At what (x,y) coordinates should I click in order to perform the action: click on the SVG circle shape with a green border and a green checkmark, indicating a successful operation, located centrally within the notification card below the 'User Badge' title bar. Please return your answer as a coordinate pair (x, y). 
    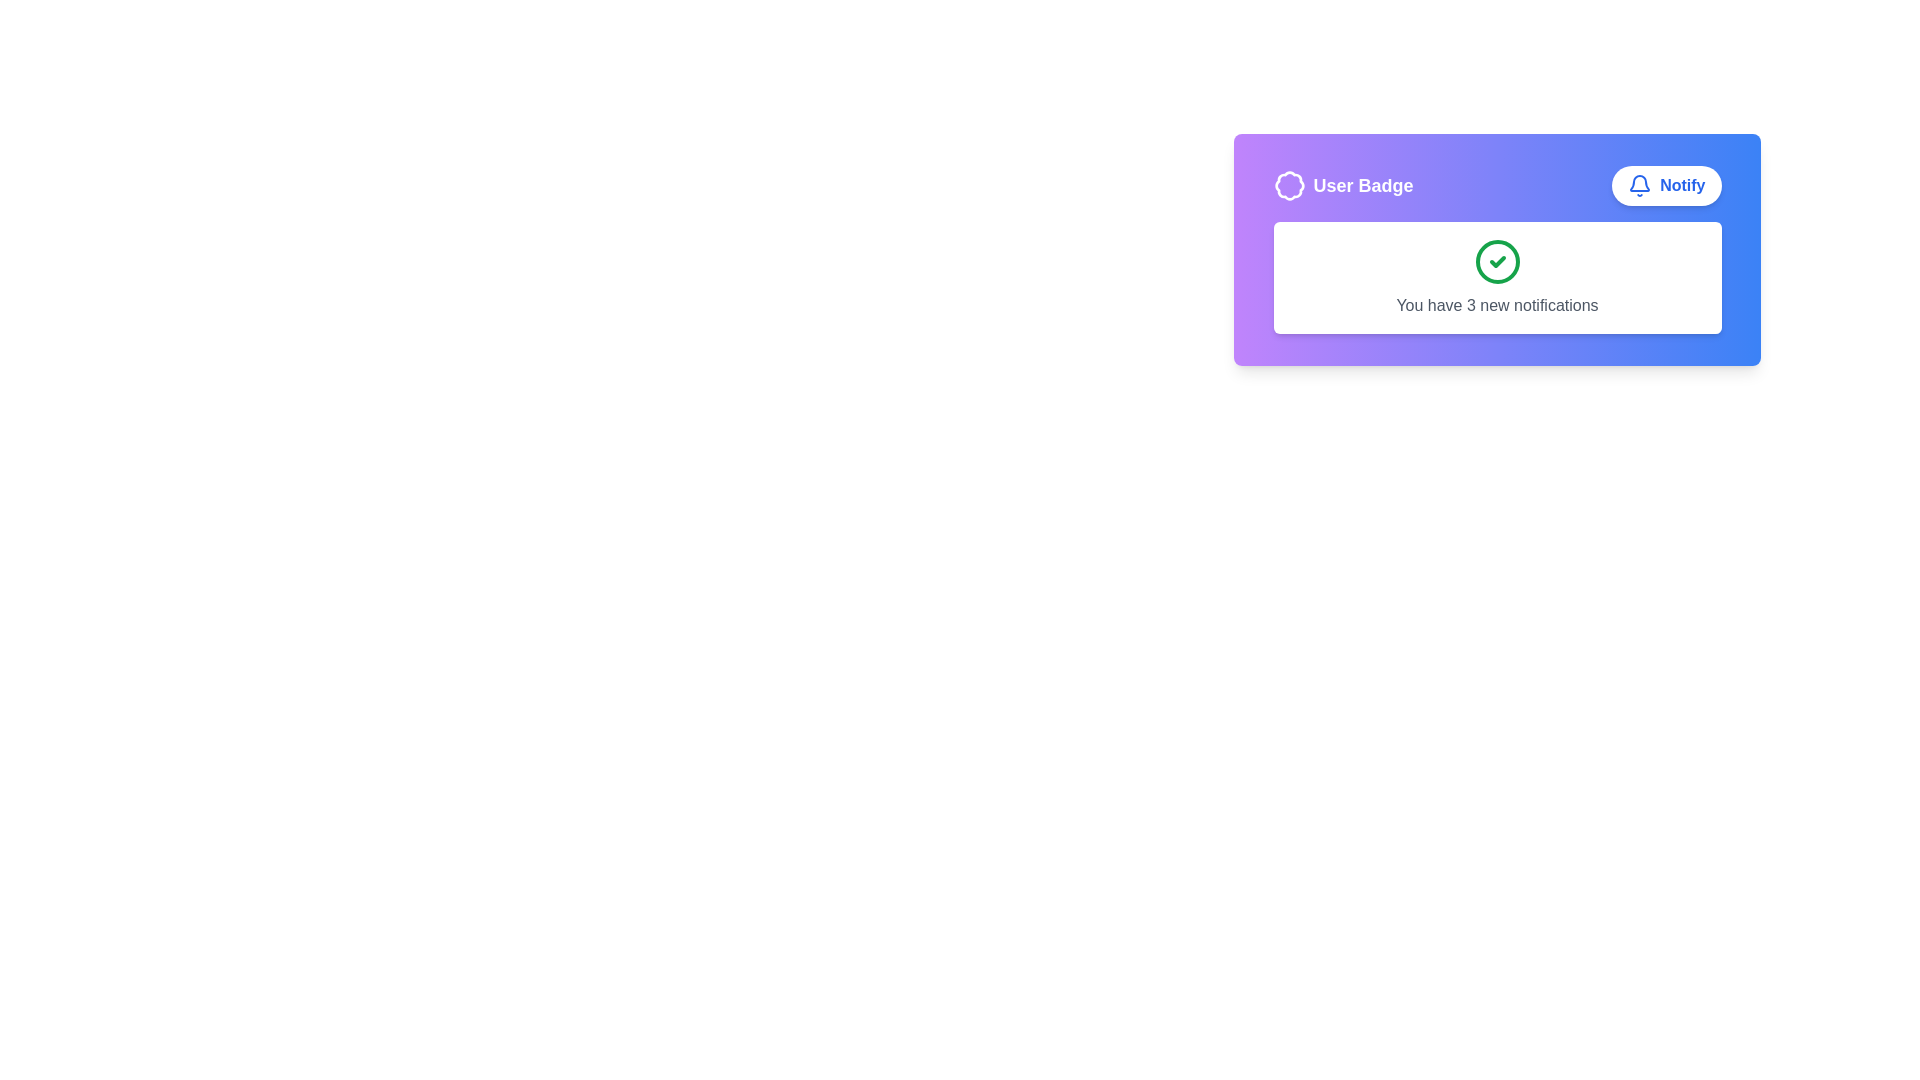
    Looking at the image, I should click on (1497, 261).